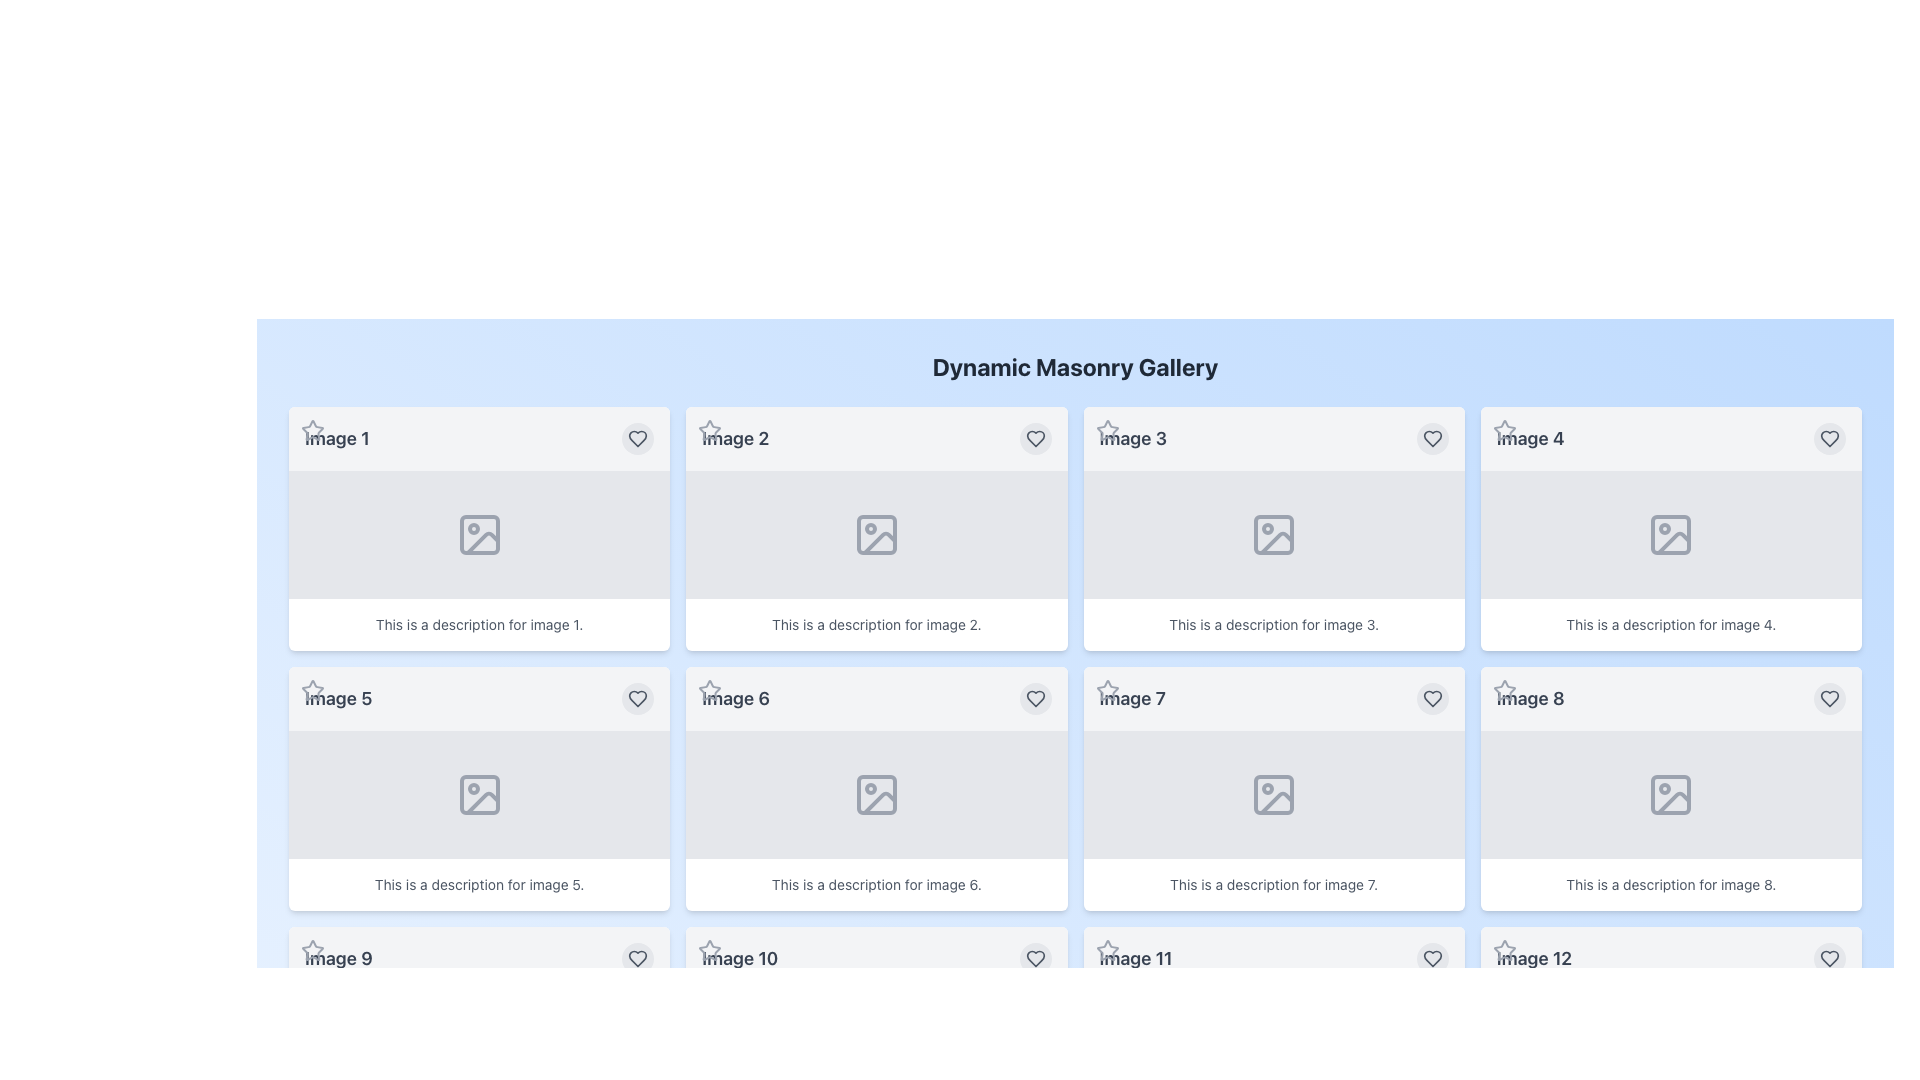 The width and height of the screenshot is (1920, 1080). What do you see at coordinates (1132, 697) in the screenshot?
I see `the text label displaying 'Image 7'` at bounding box center [1132, 697].